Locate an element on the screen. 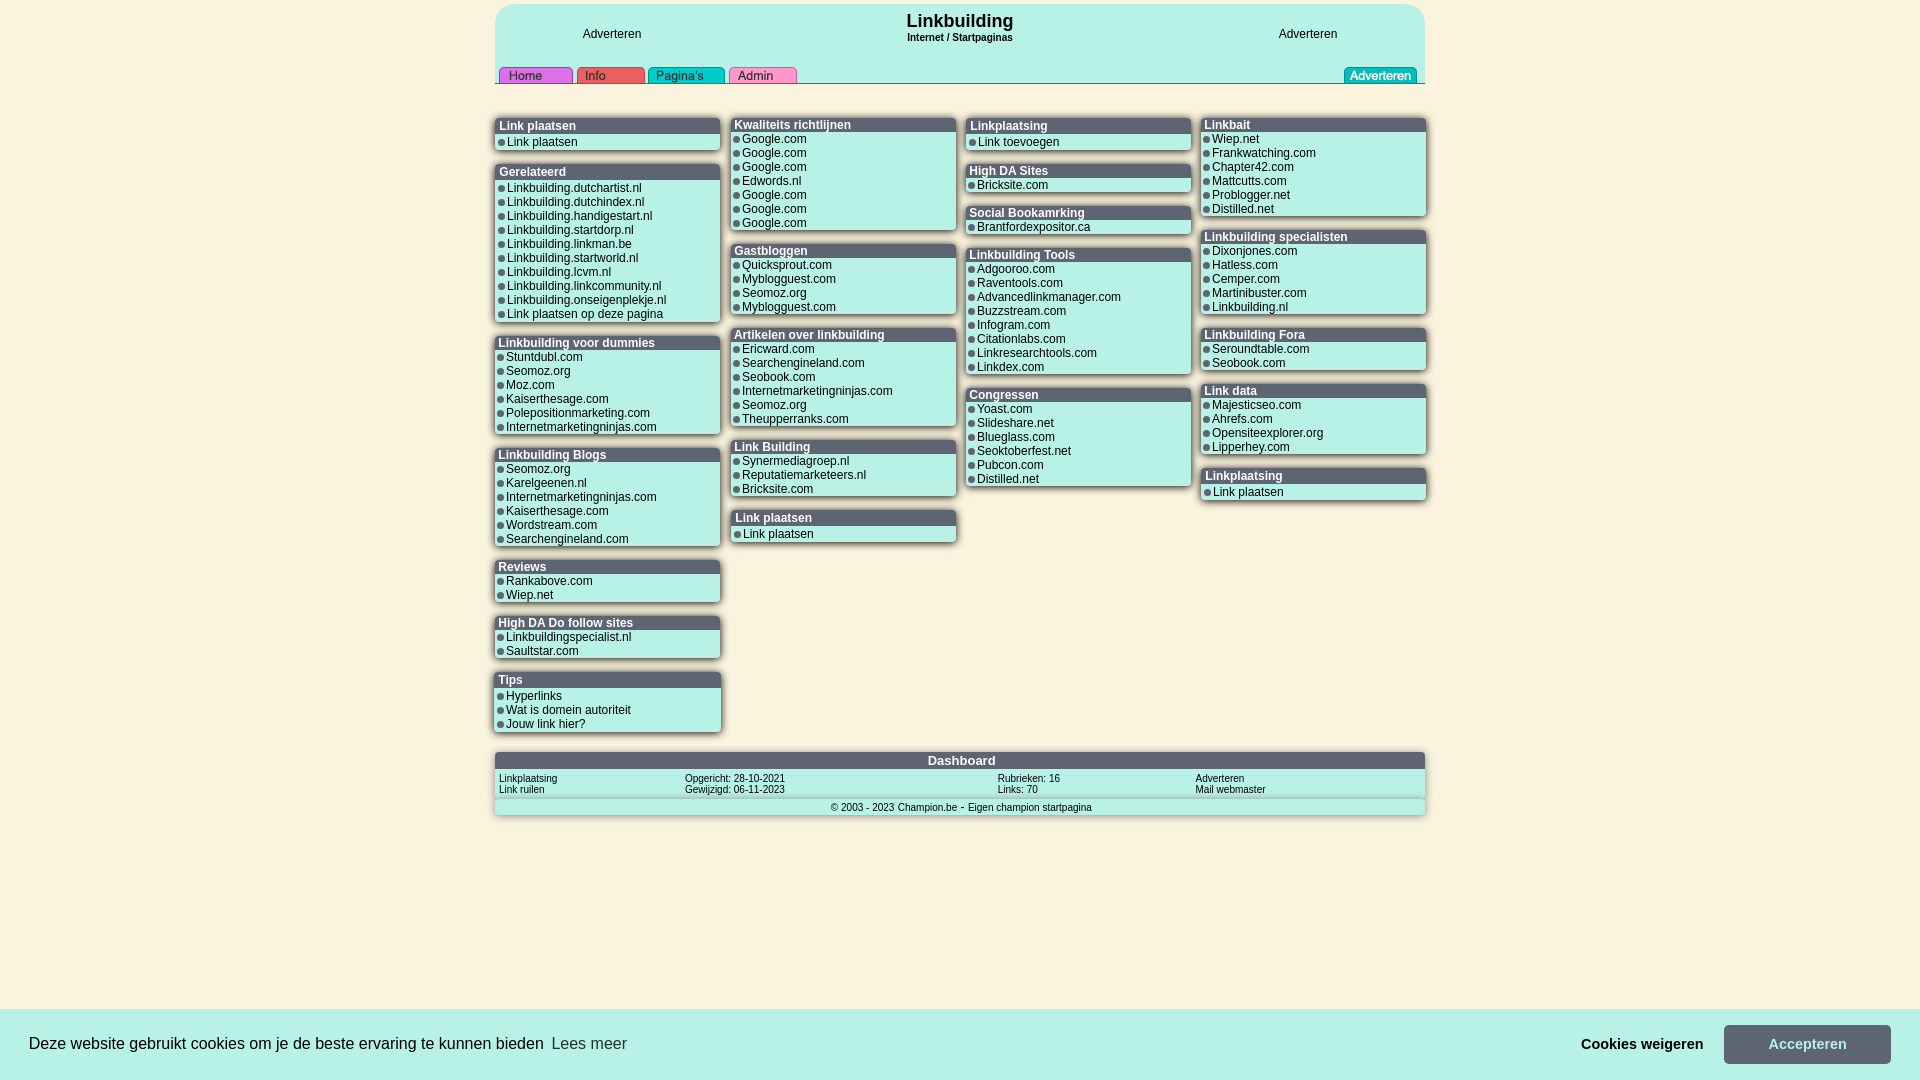 Image resolution: width=1920 pixels, height=1080 pixels. 'Reputatiemarketeers.nl' is located at coordinates (804, 474).